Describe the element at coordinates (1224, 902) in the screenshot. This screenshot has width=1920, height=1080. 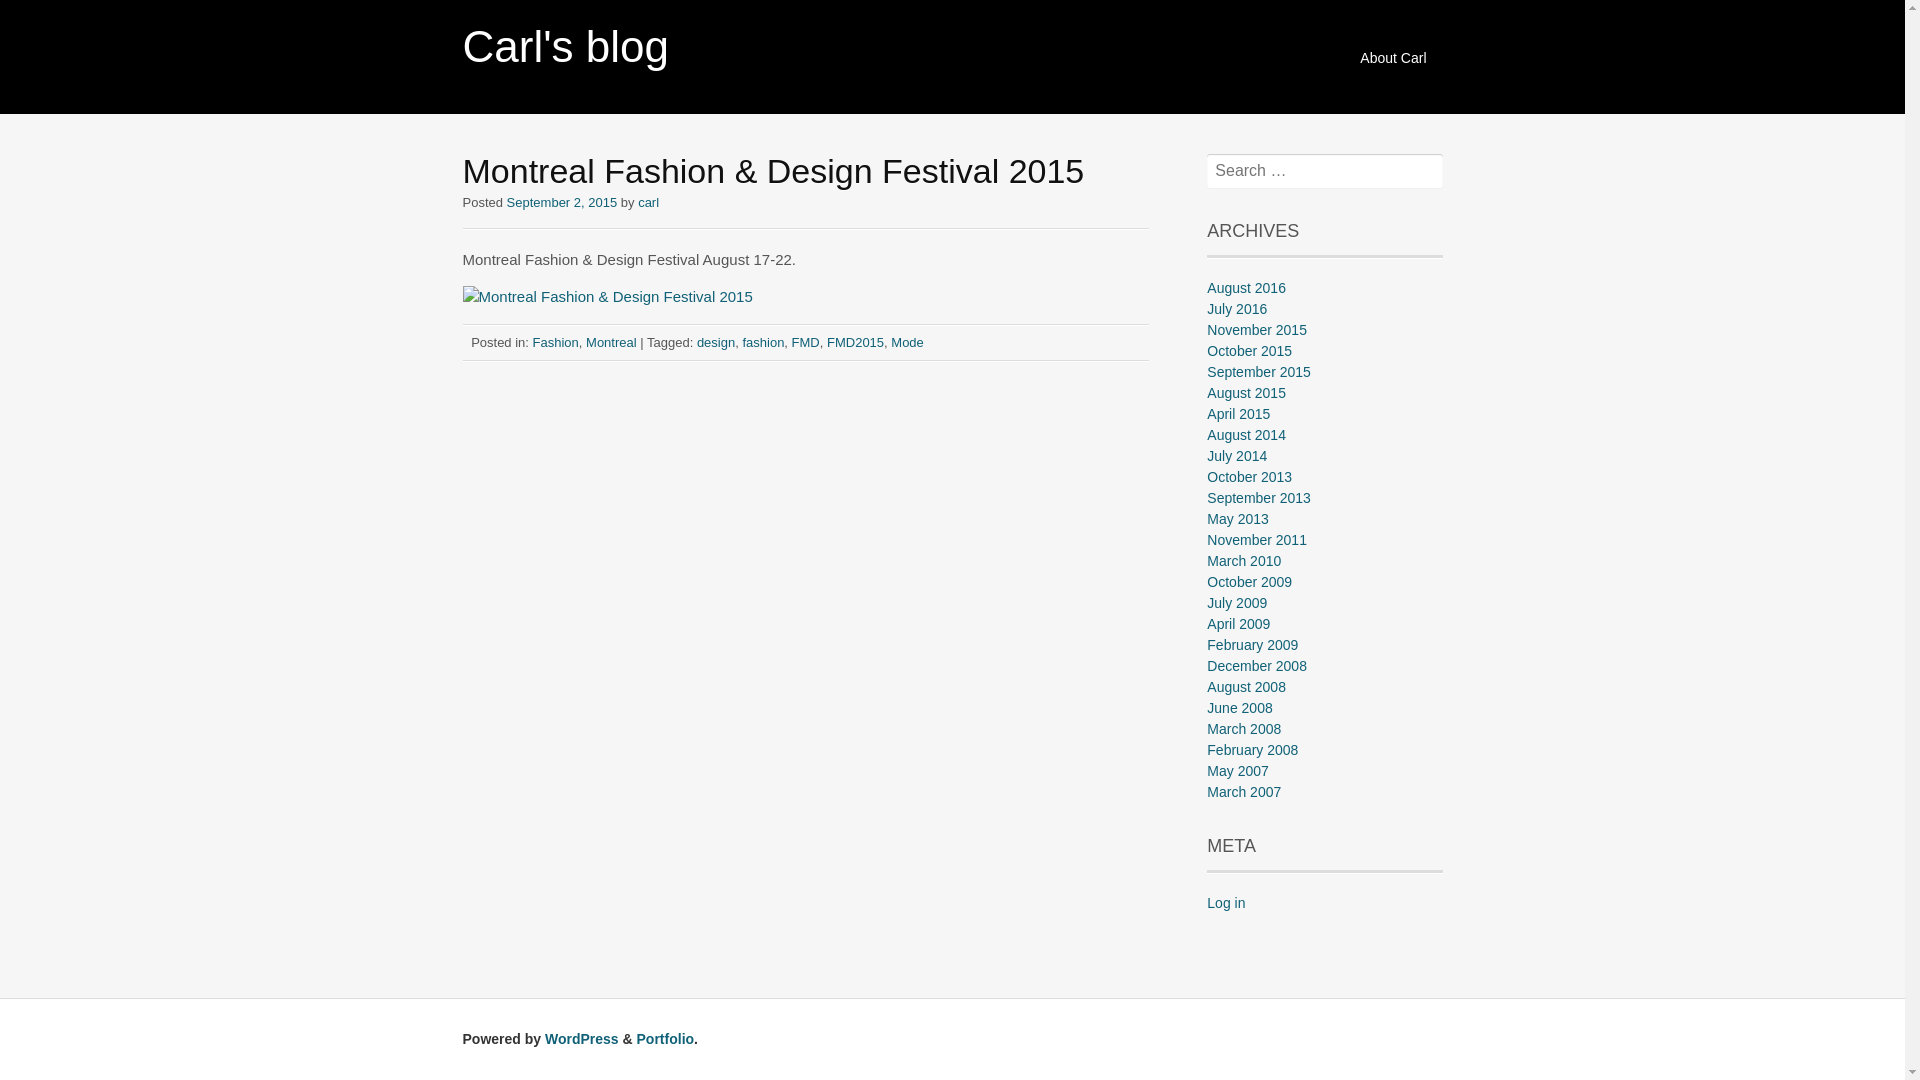
I see `'Log in'` at that location.